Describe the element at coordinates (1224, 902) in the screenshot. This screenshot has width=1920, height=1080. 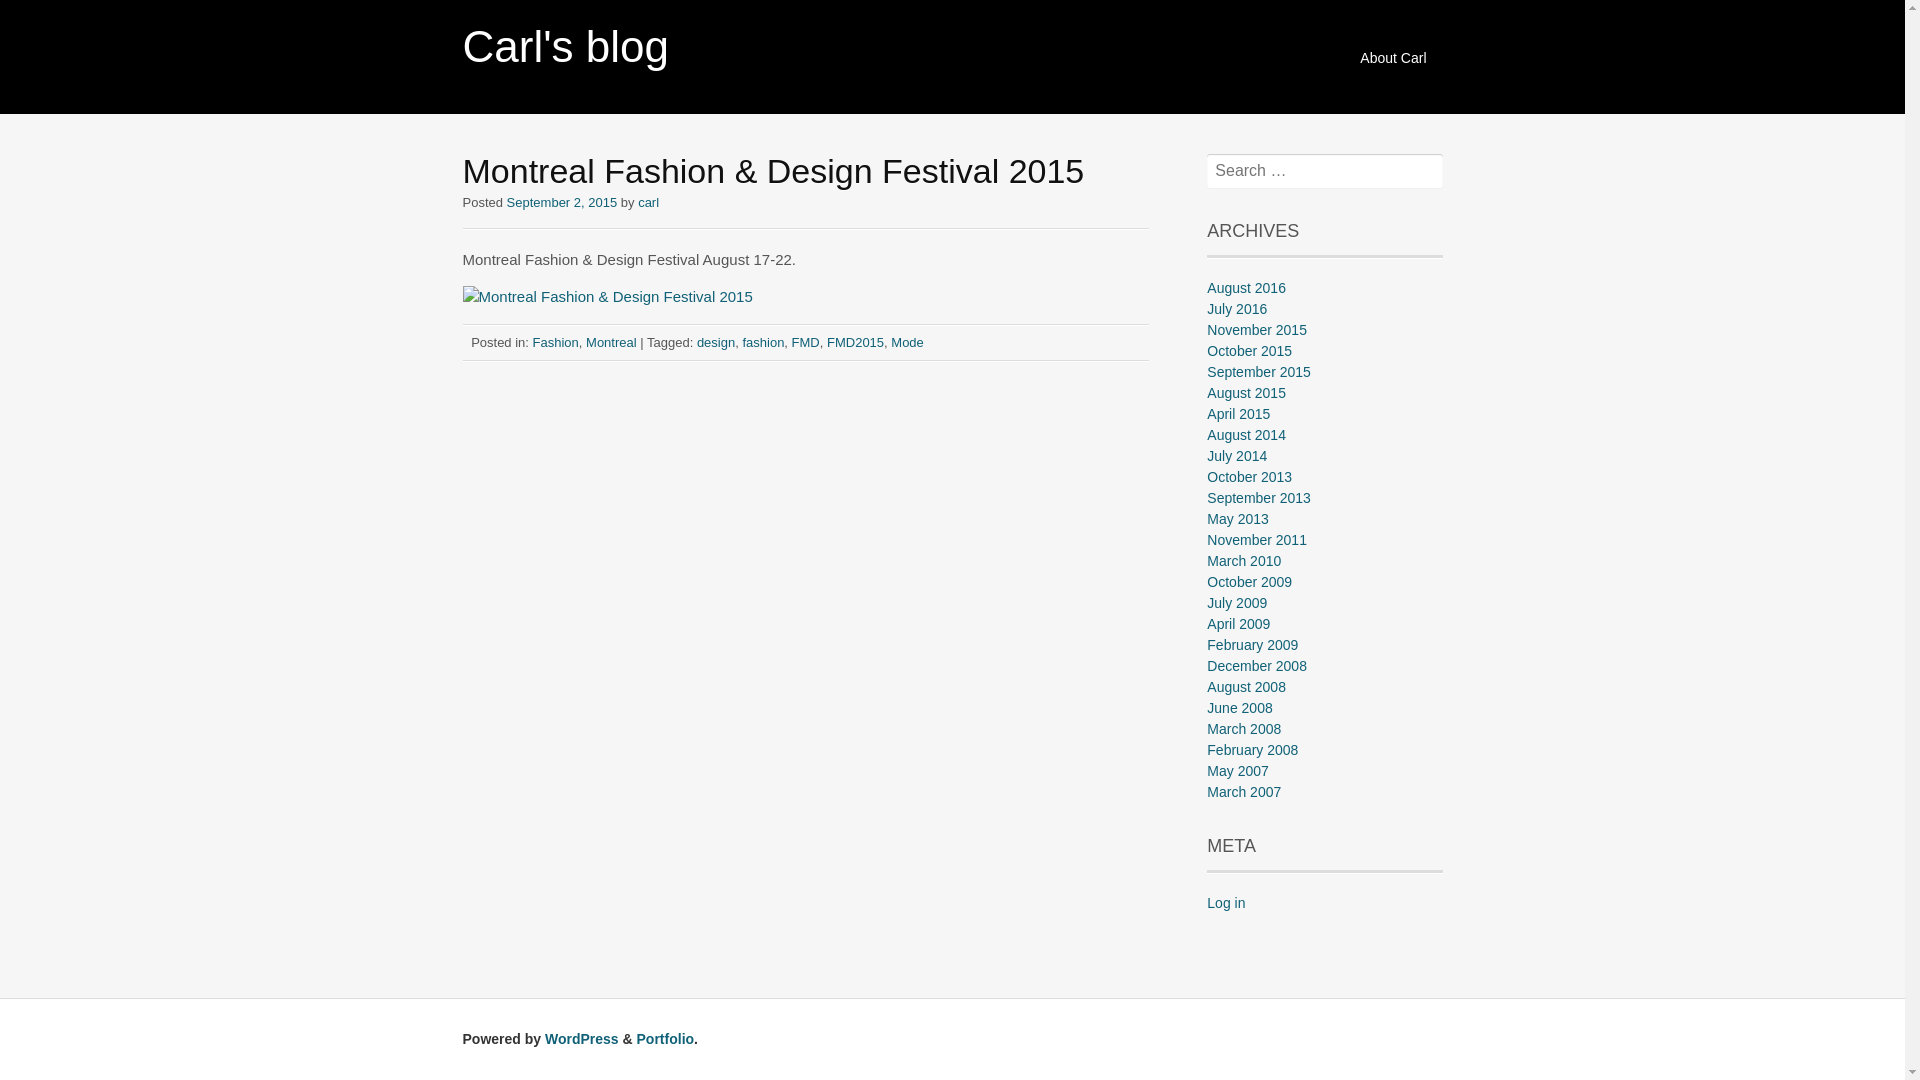
I see `'Log in'` at that location.